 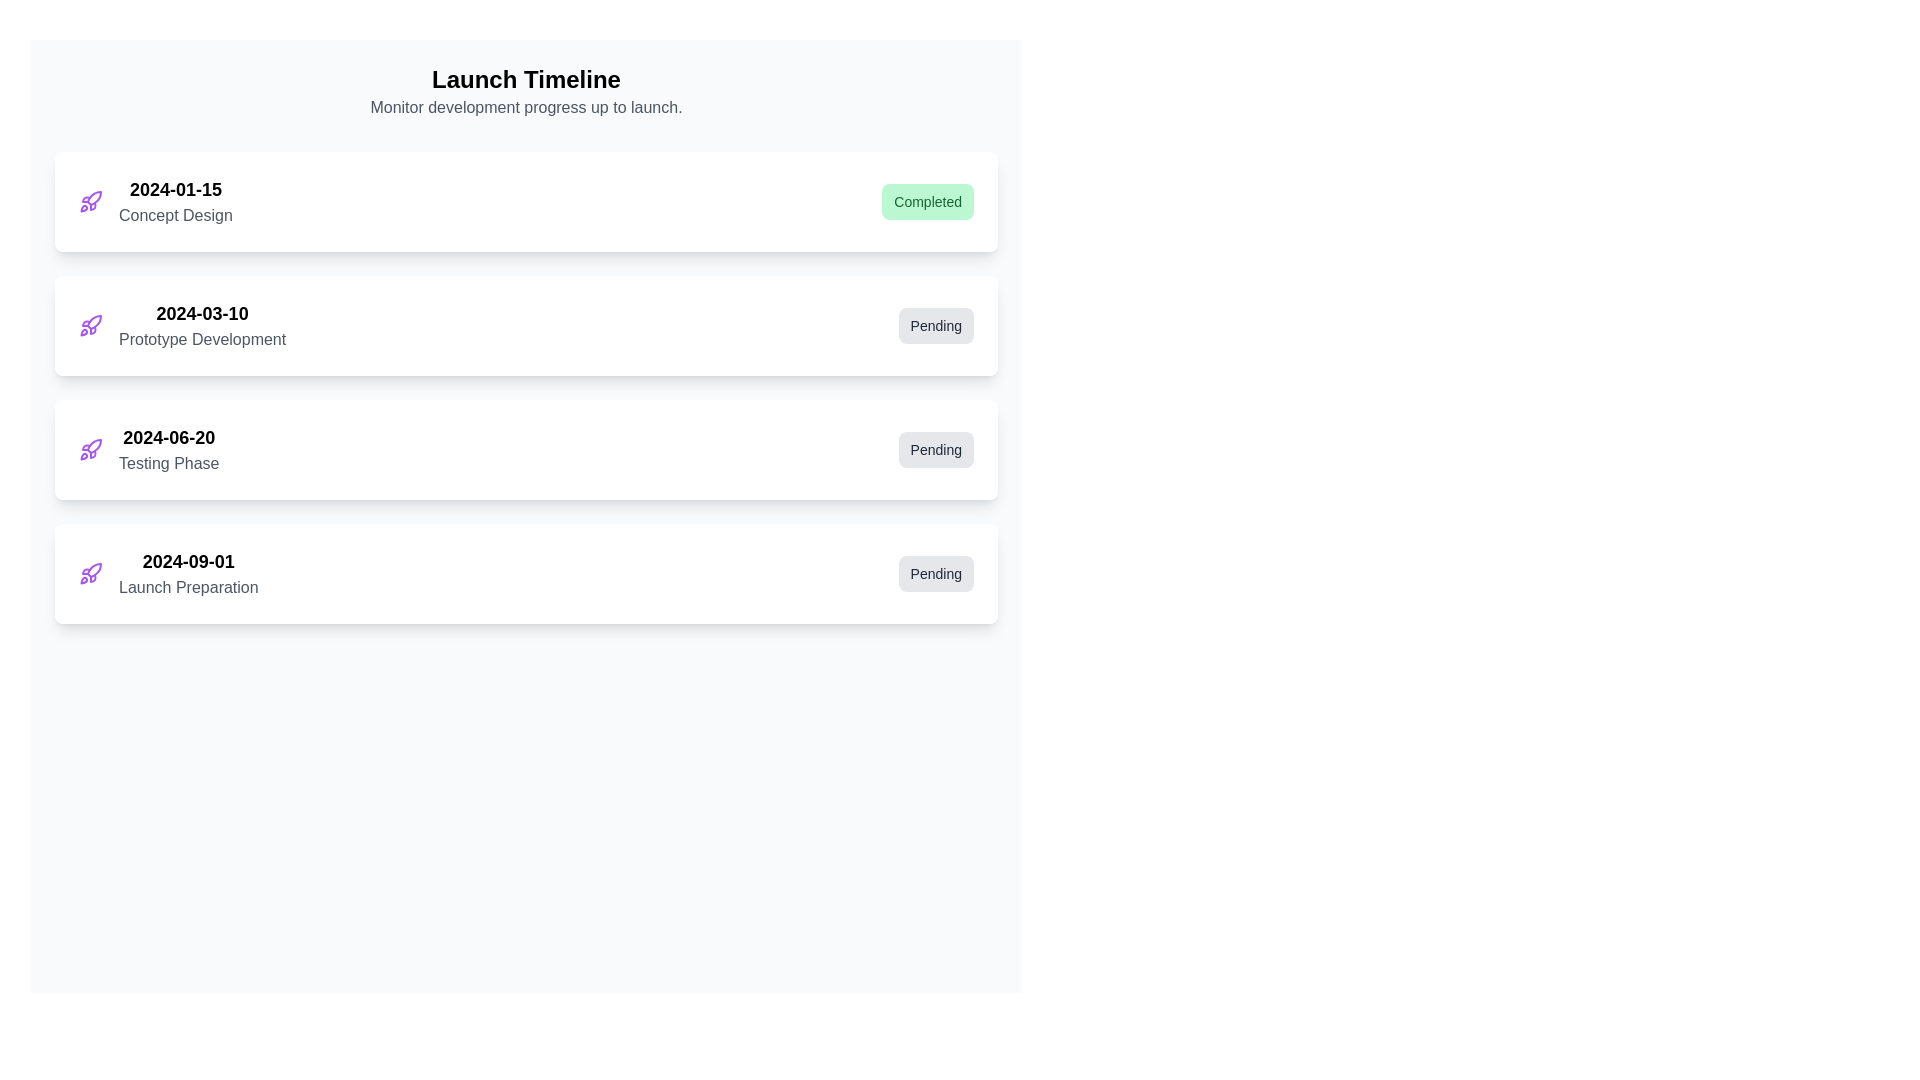 What do you see at coordinates (90, 450) in the screenshot?
I see `the rocket icon representing progress for the timeline entry dated 2024-06-20, which is located to the left of the text 'Testing Phase'` at bounding box center [90, 450].